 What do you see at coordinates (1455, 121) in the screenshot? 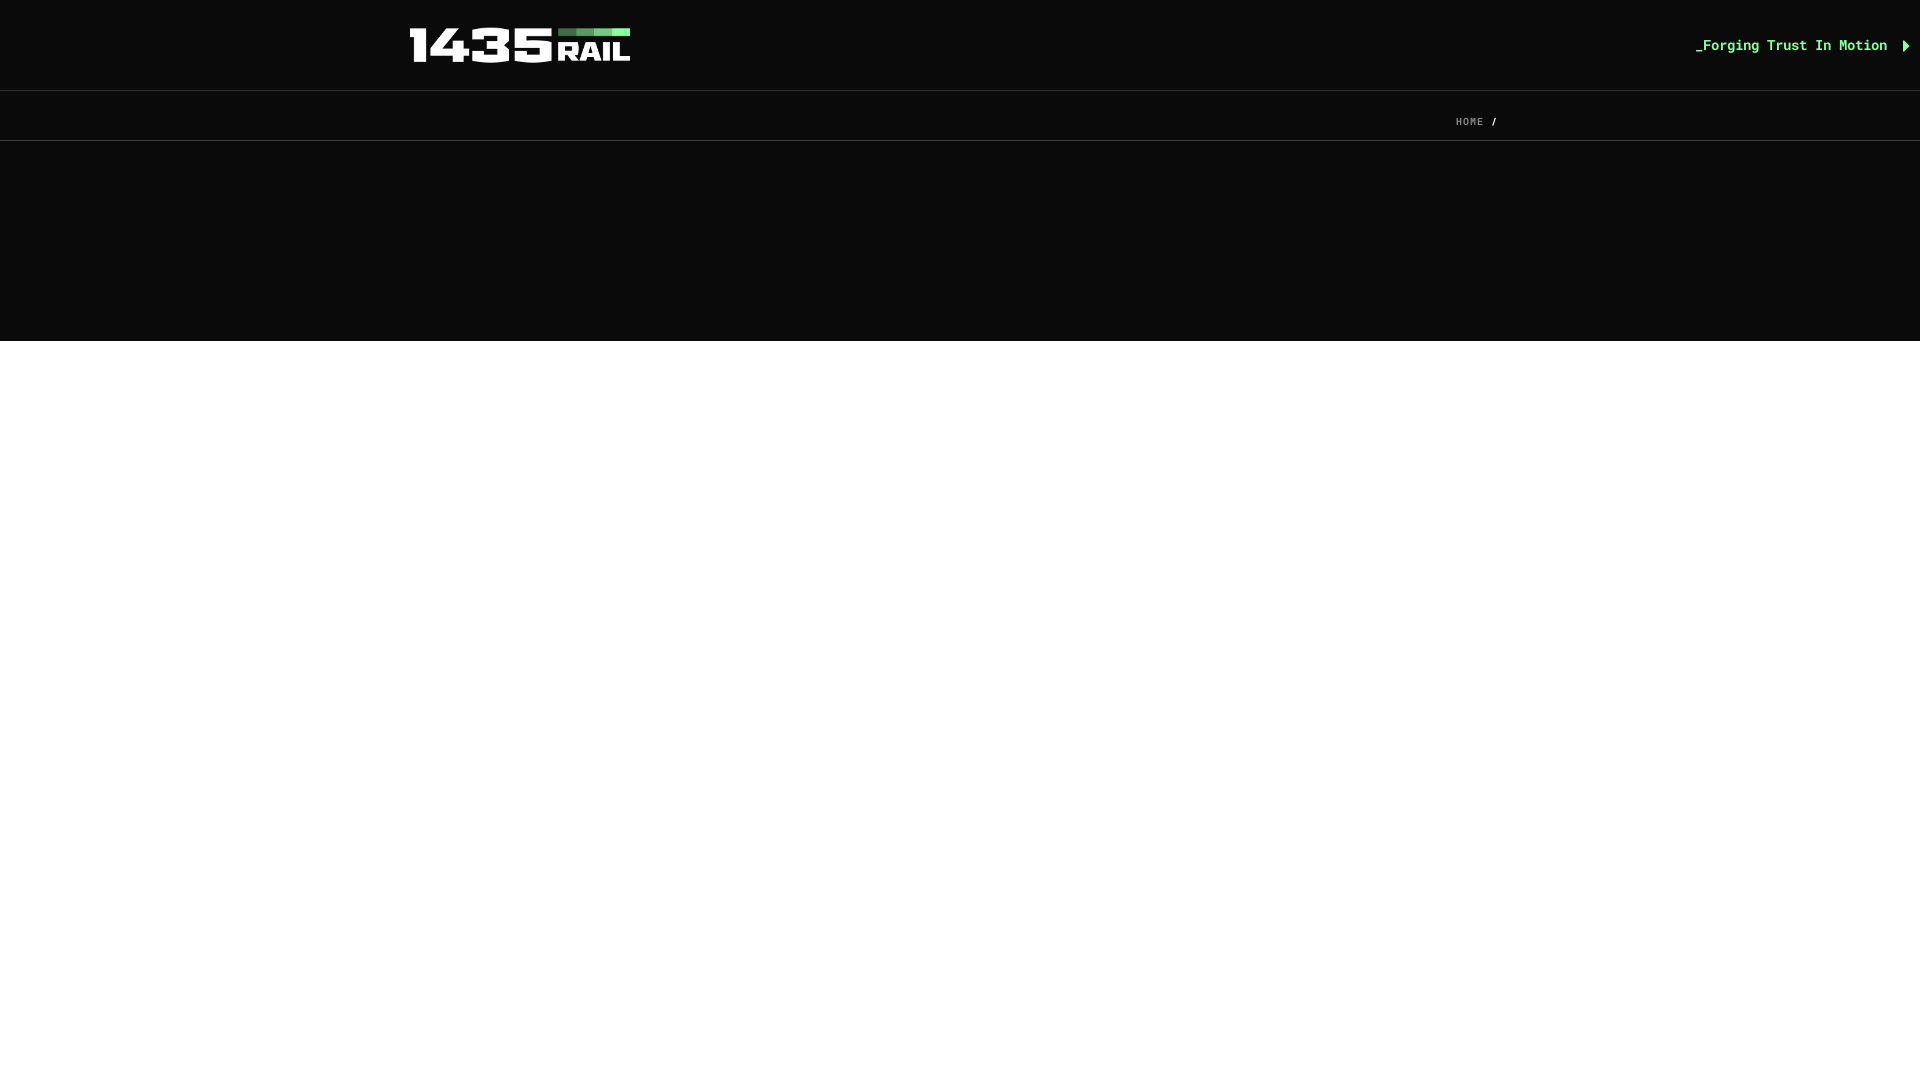
I see `'HOME'` at bounding box center [1455, 121].